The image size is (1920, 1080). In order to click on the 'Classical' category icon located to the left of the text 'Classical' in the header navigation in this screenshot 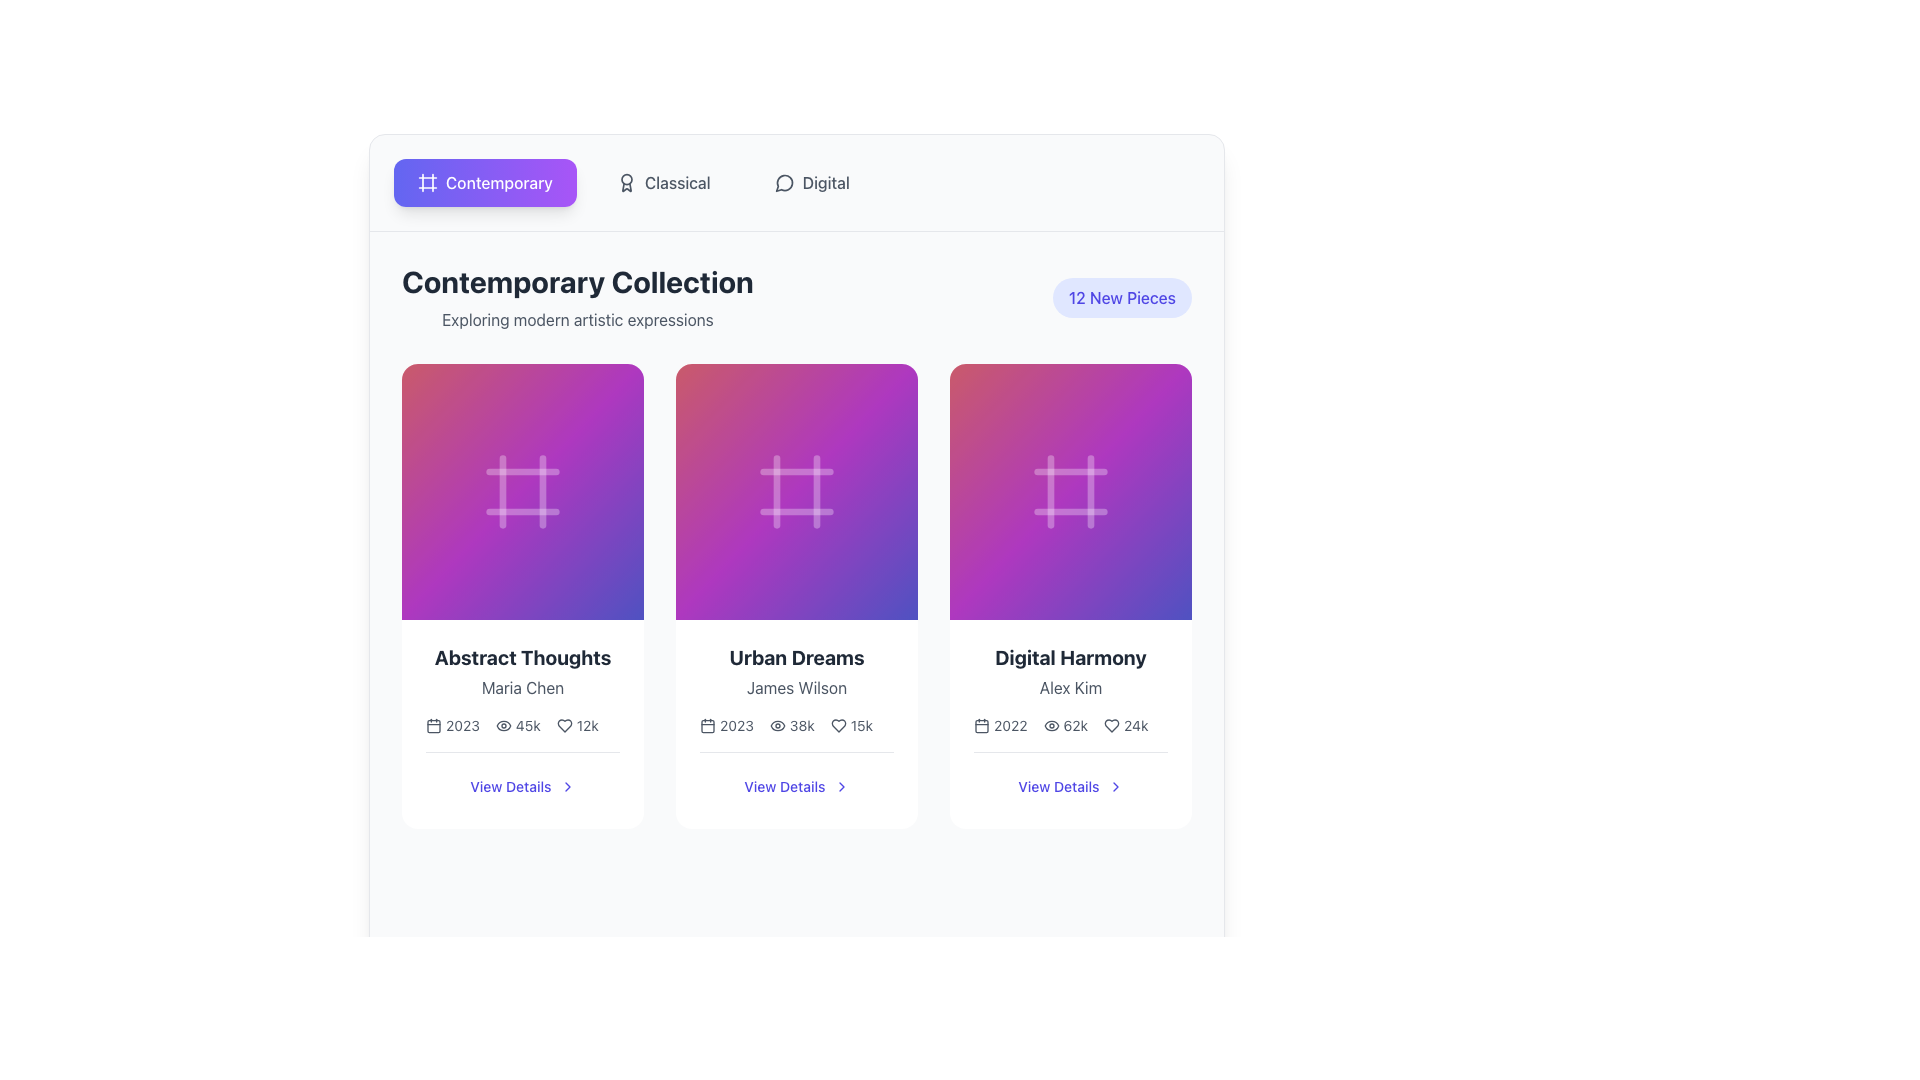, I will do `click(625, 182)`.